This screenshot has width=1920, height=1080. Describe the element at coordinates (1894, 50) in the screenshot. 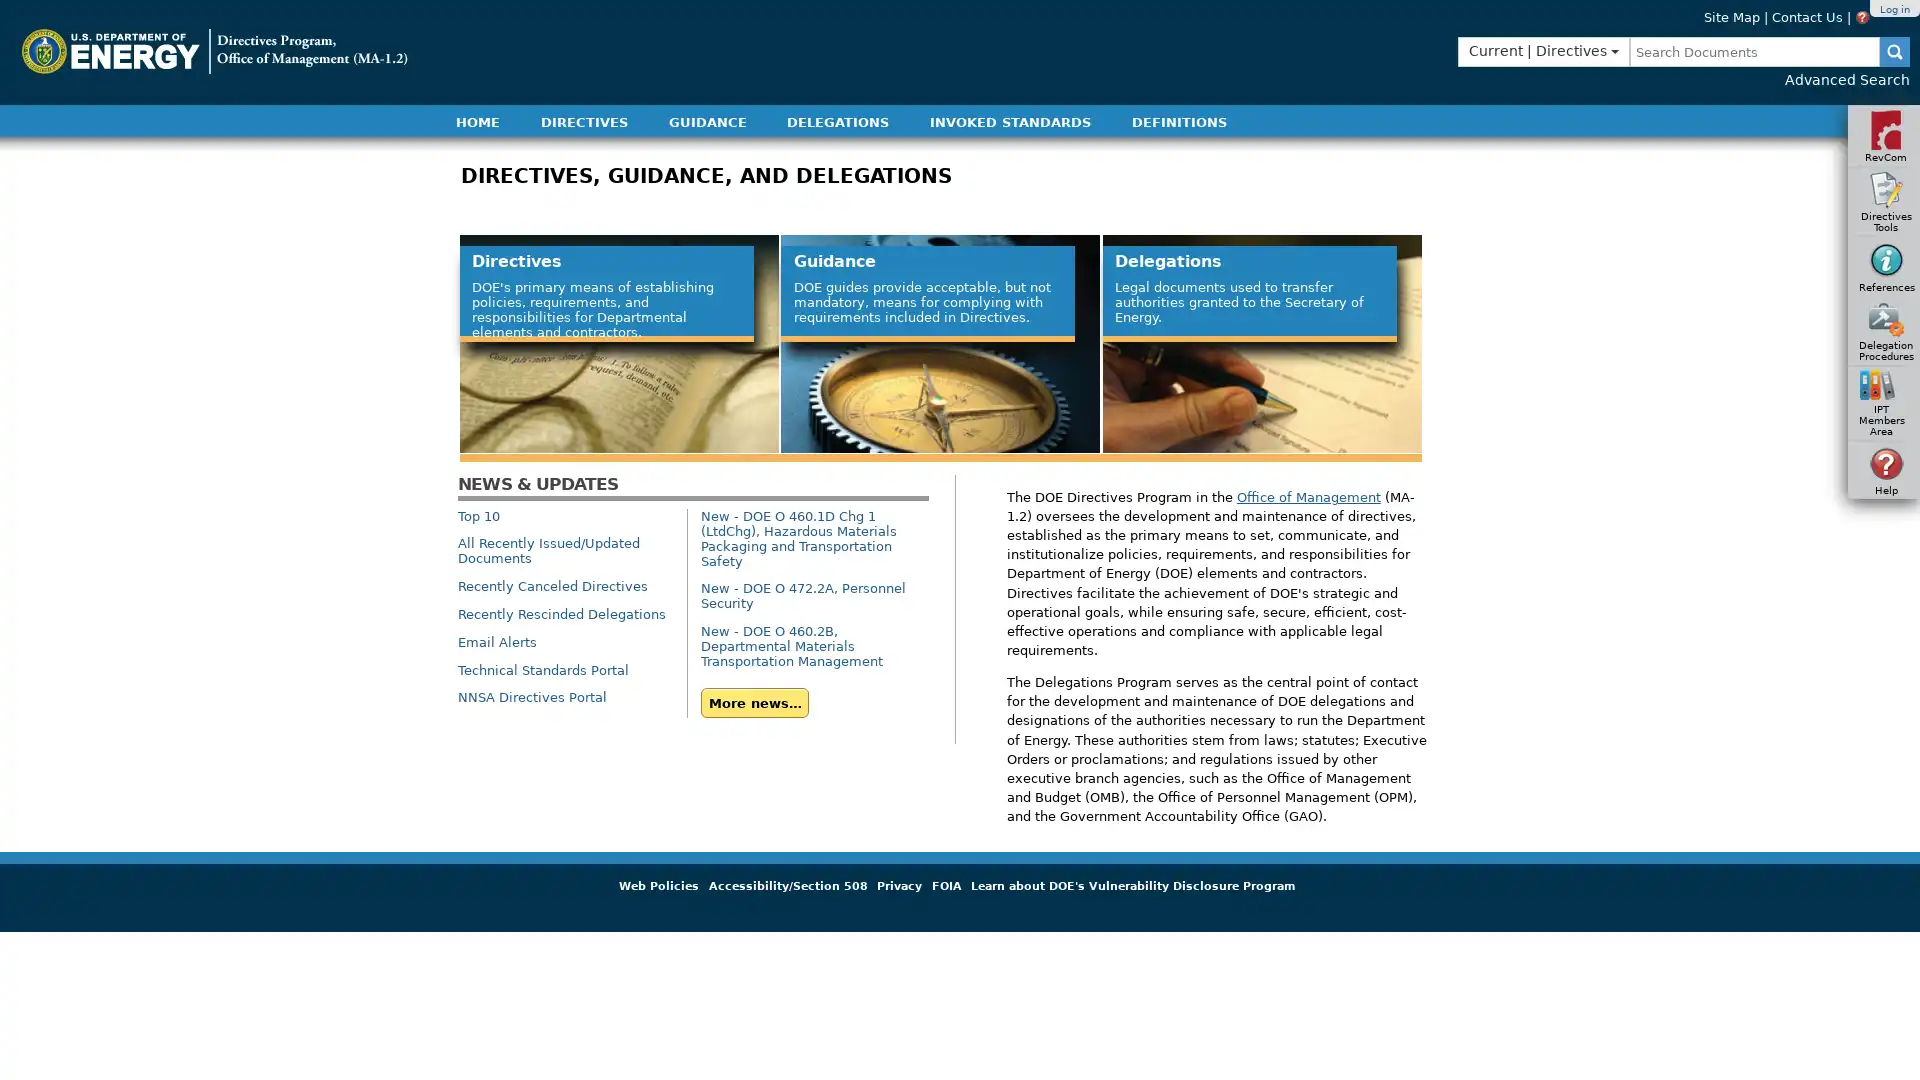

I see `Search` at that location.